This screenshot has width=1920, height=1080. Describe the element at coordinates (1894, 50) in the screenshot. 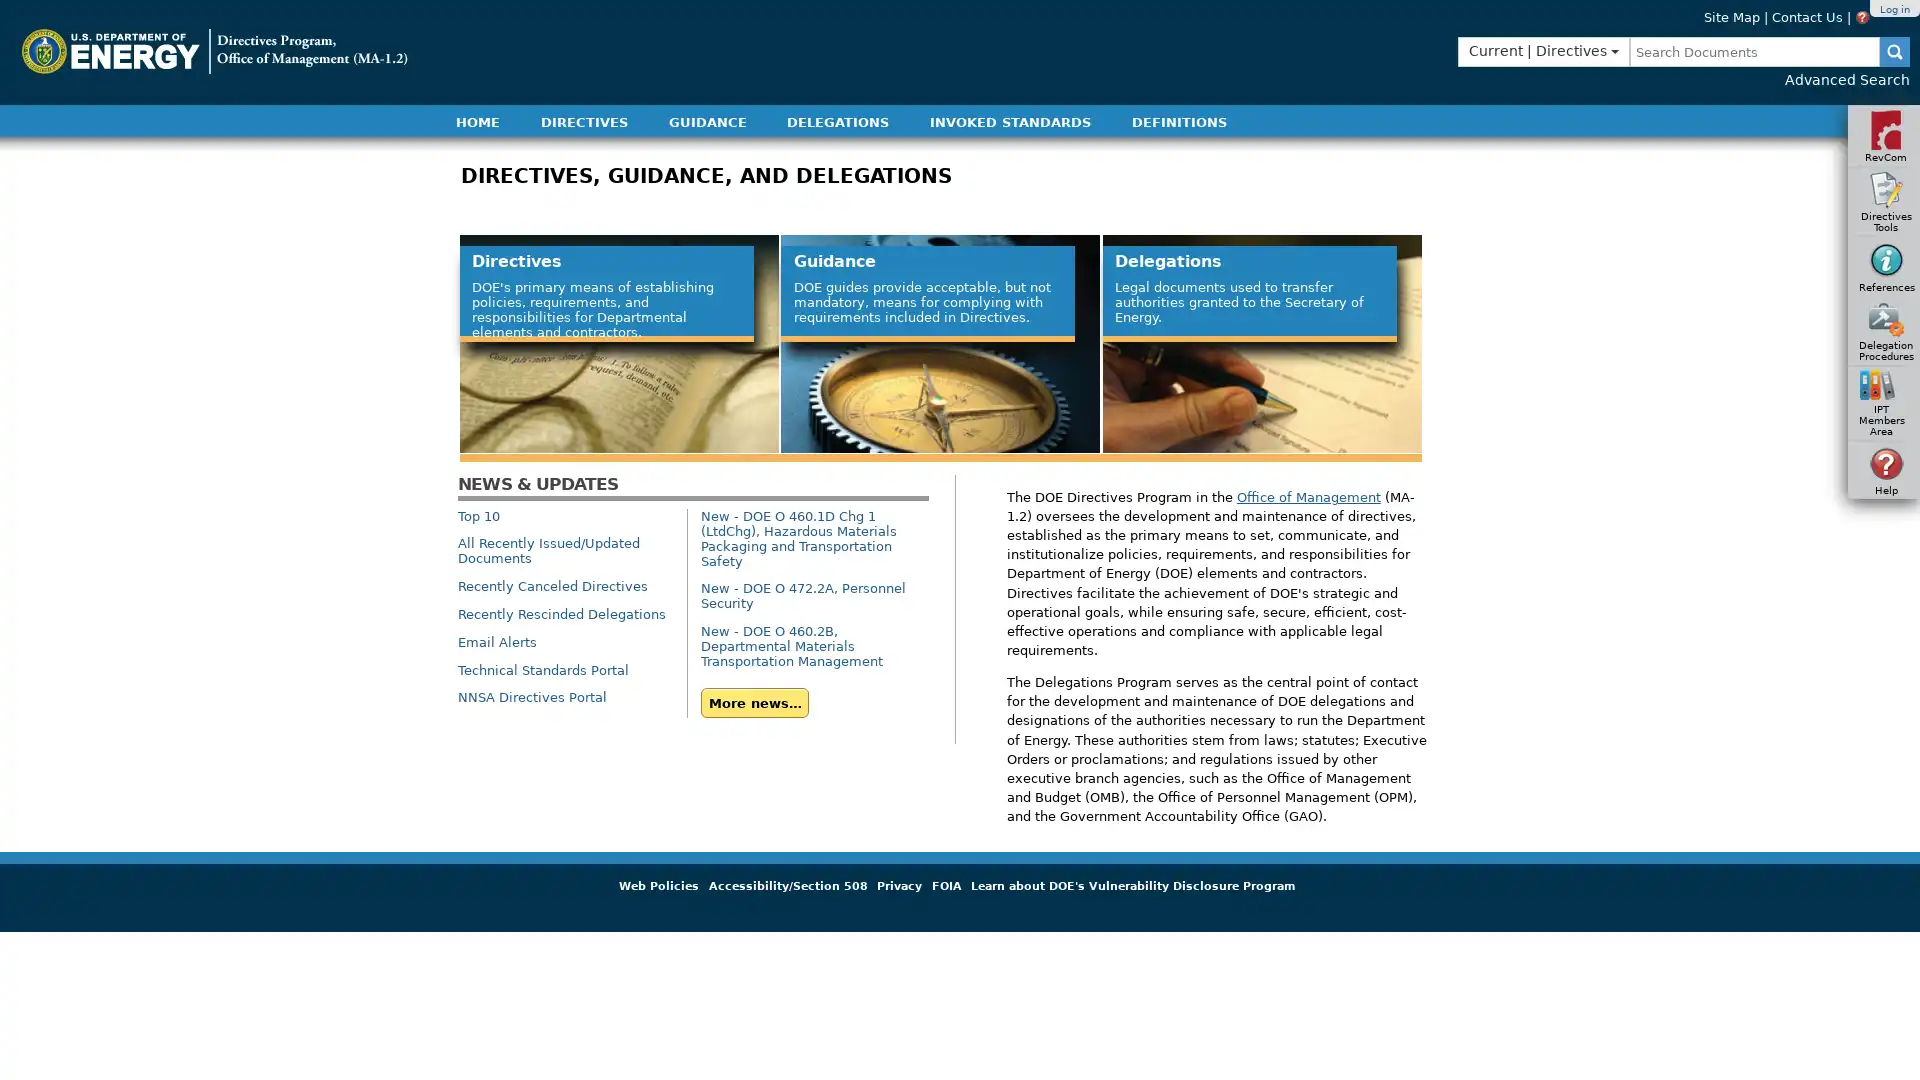

I see `Search` at that location.